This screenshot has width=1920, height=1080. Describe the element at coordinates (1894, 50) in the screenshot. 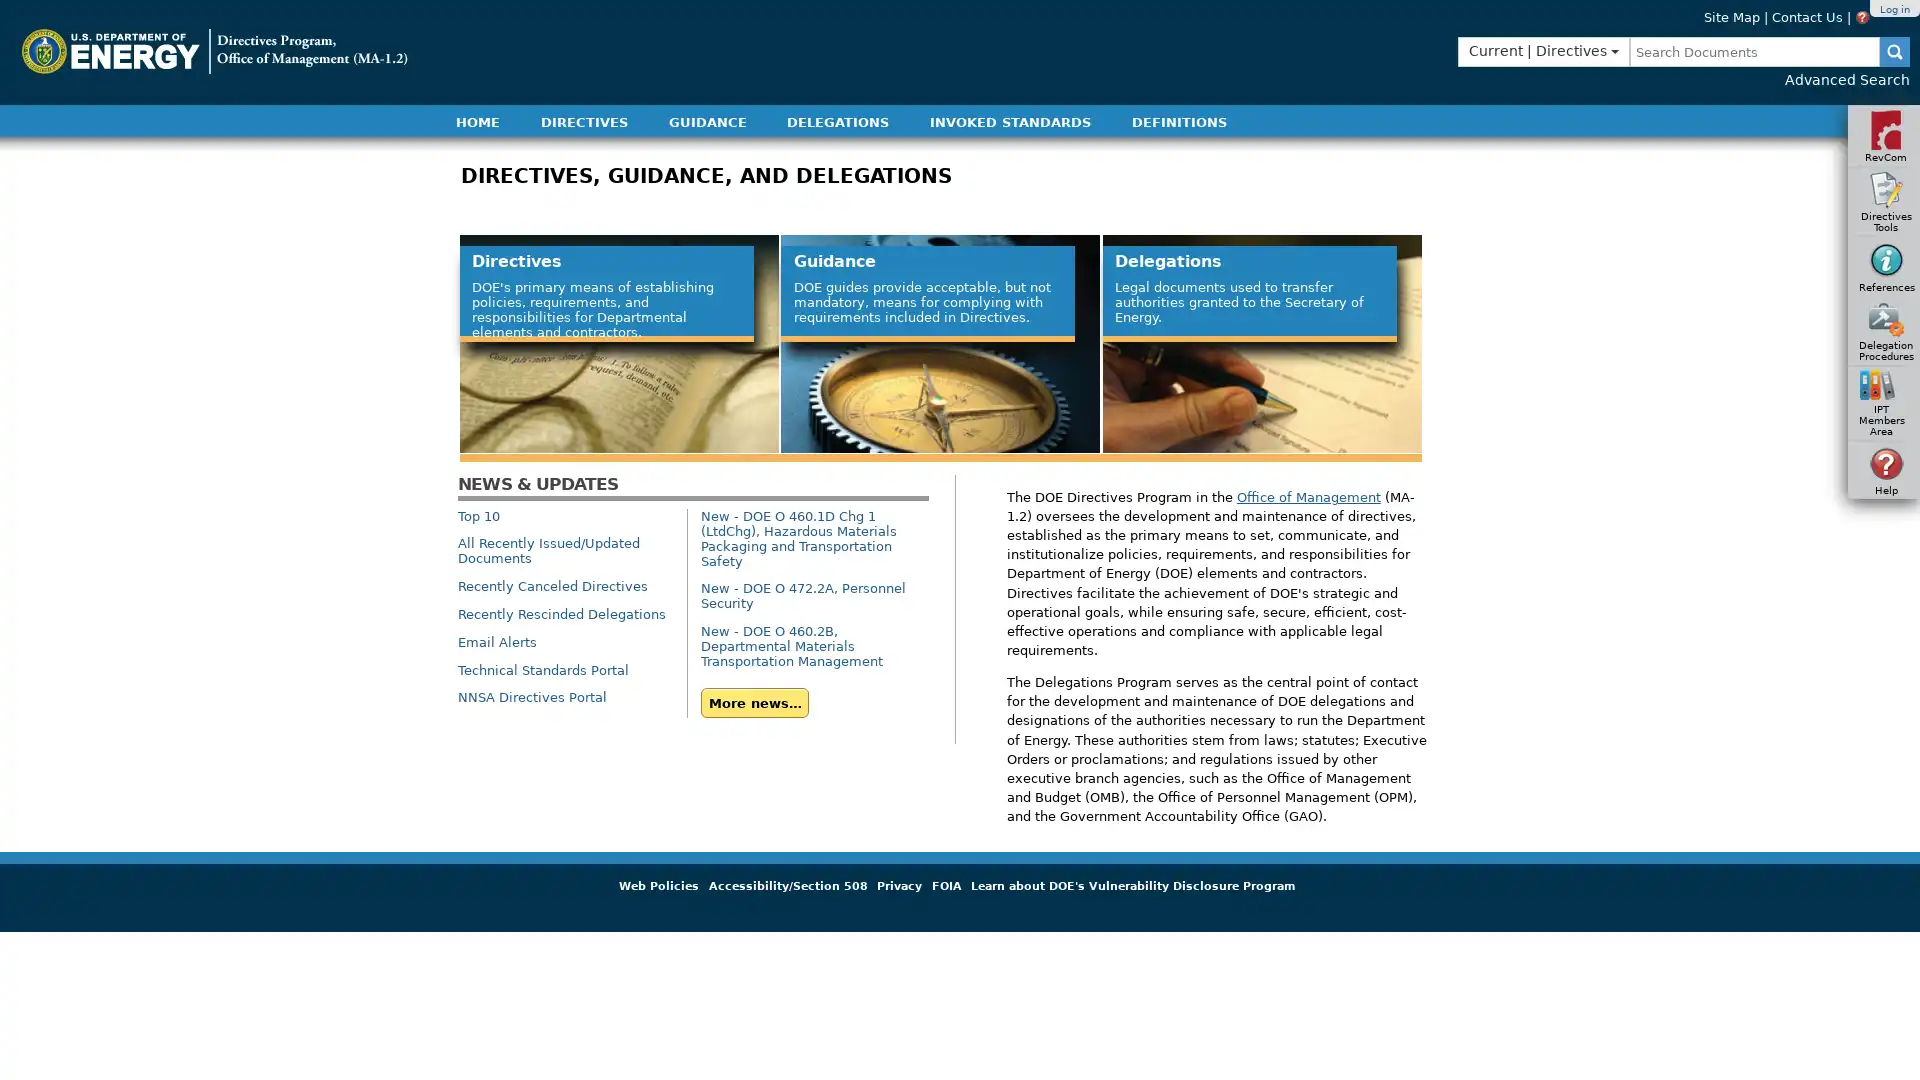

I see `Search` at that location.